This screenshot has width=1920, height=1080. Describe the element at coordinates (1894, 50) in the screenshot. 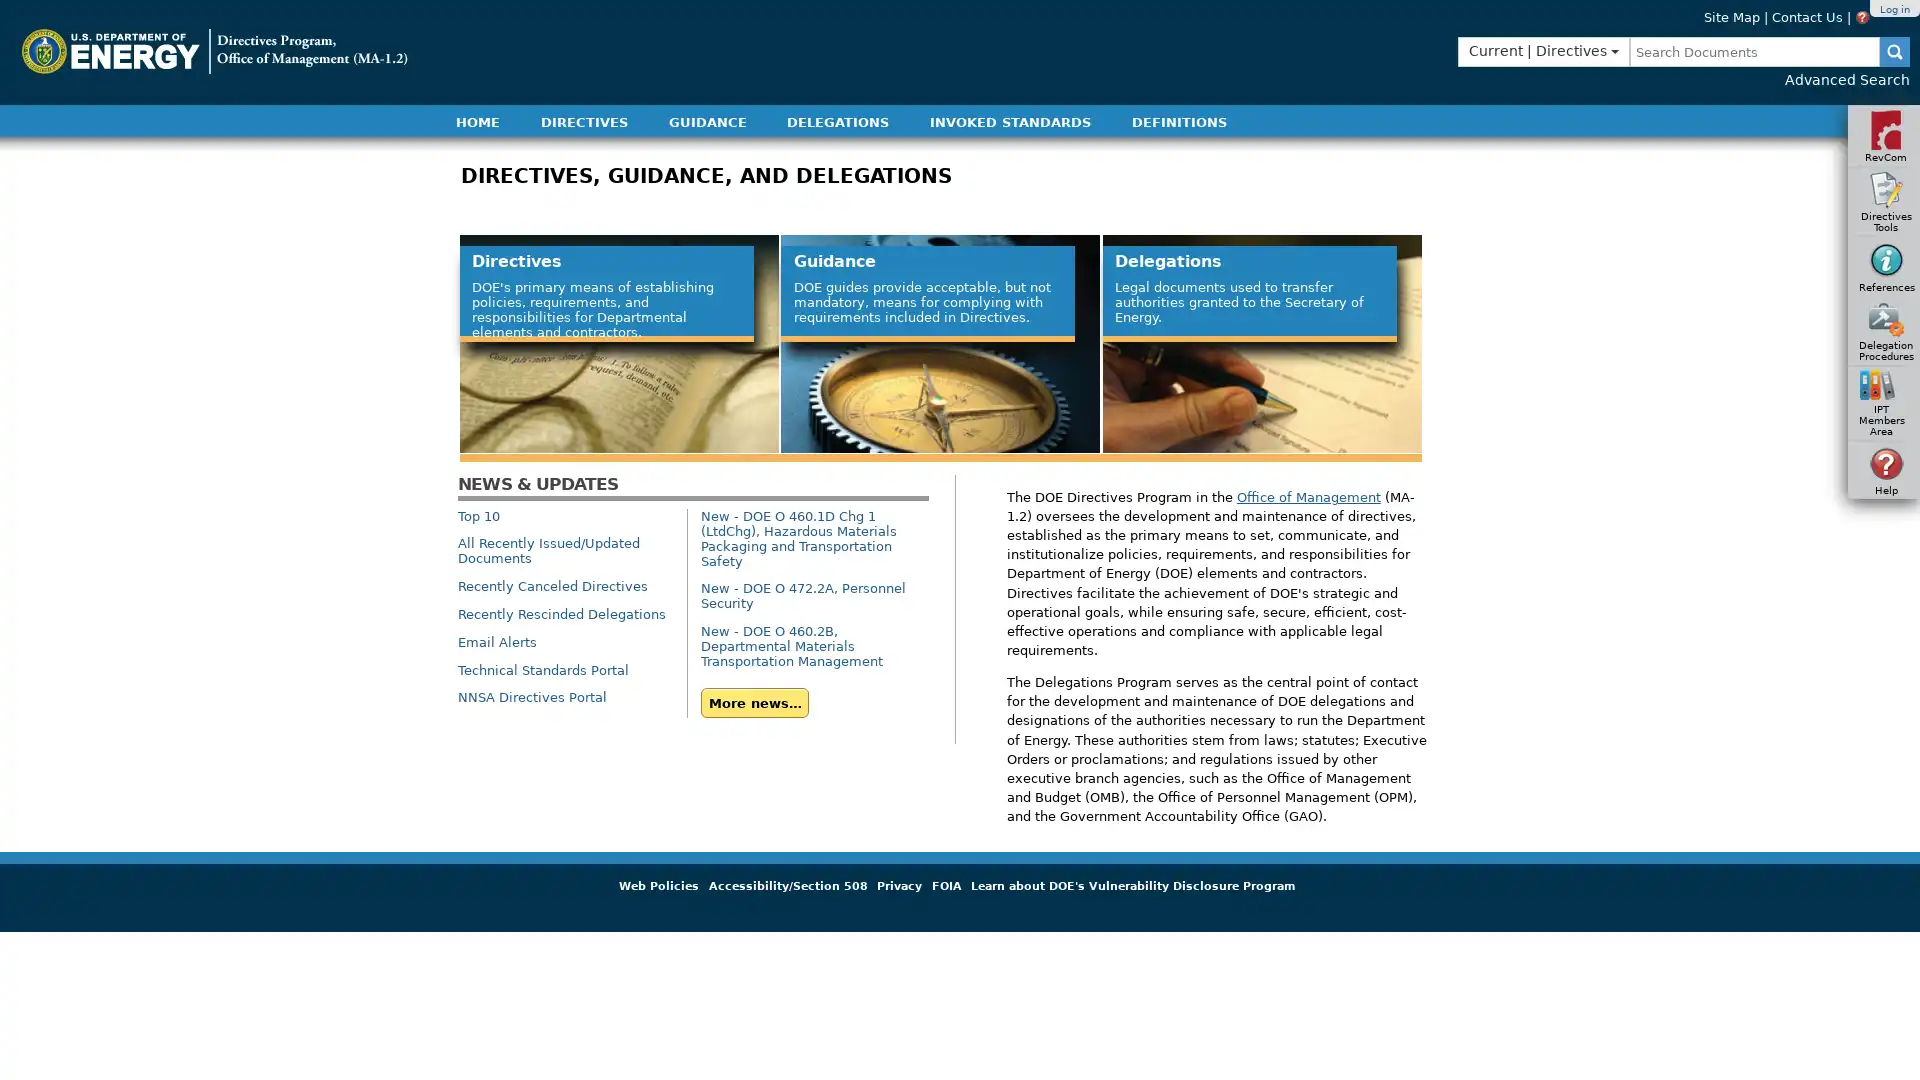

I see `Search` at that location.